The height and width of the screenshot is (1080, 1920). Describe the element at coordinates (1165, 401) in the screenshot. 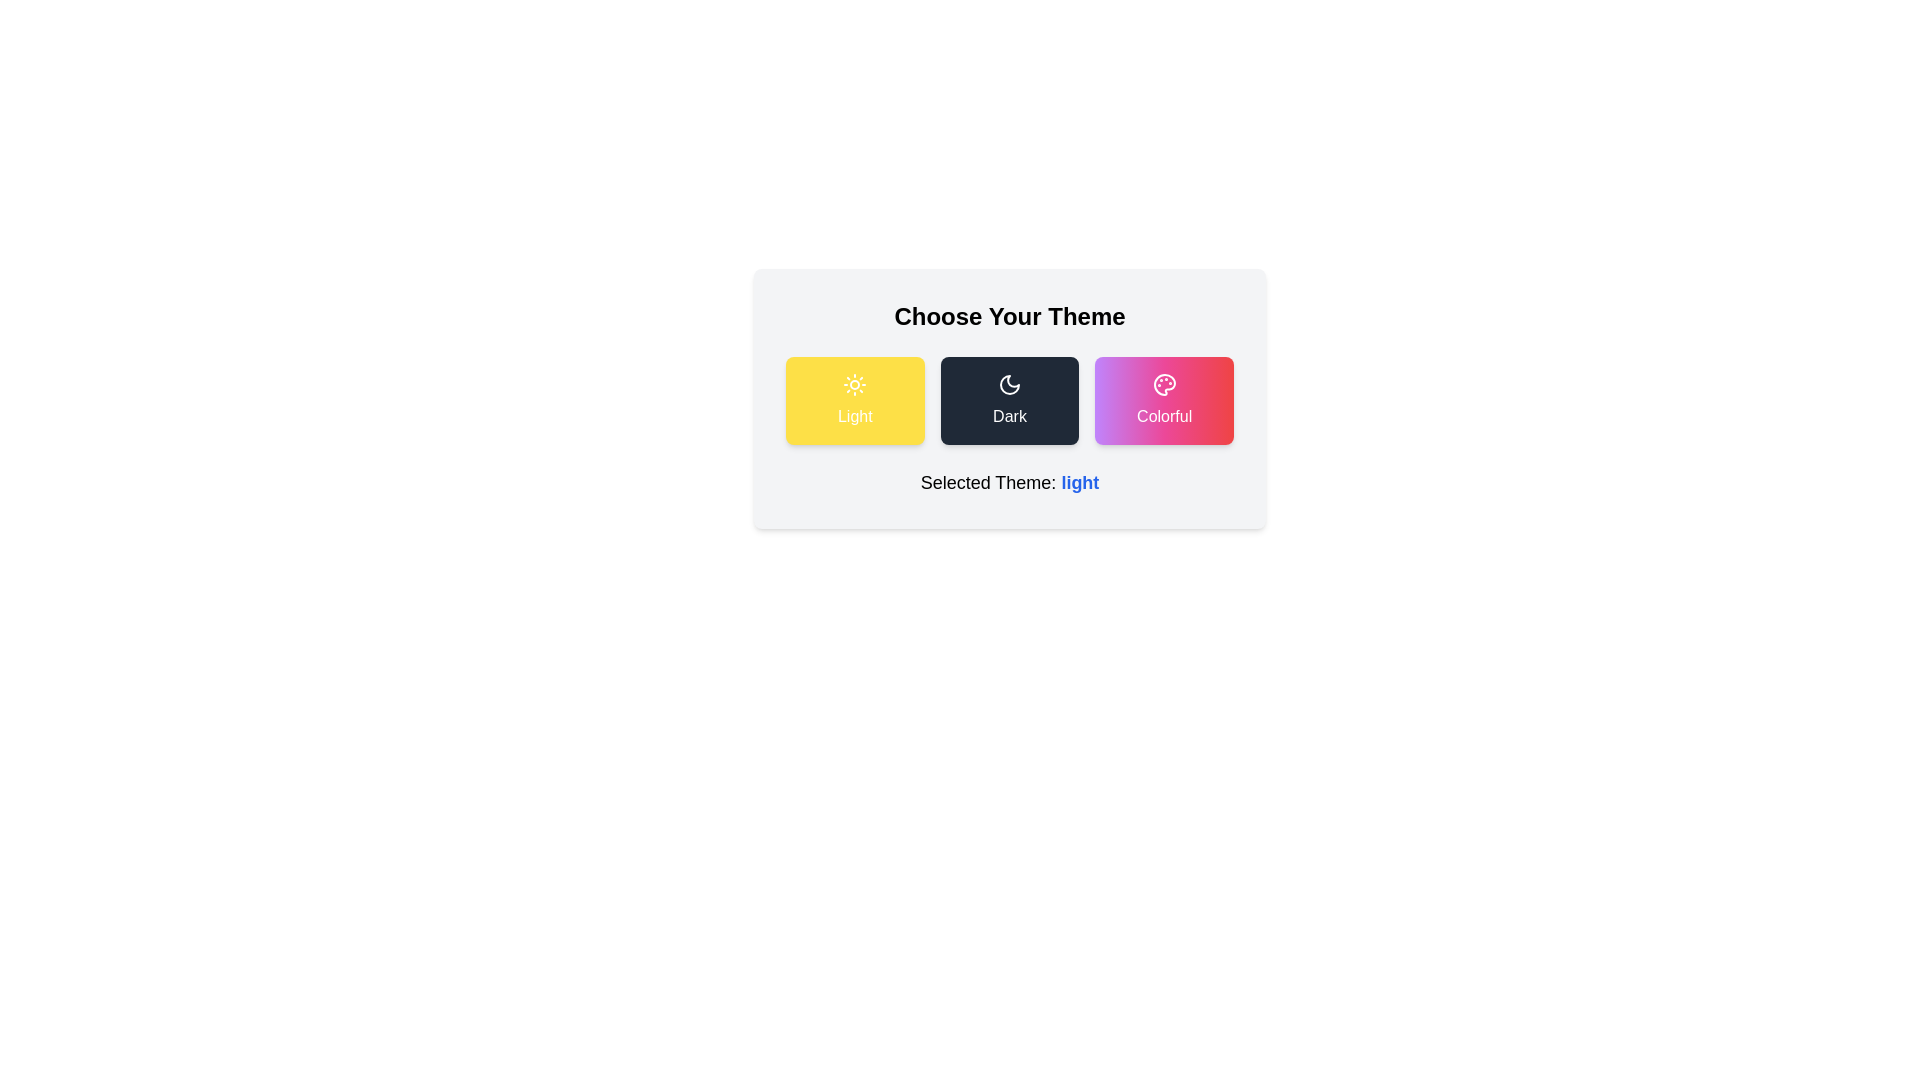

I see `the Colorful button to observe its focus effects` at that location.